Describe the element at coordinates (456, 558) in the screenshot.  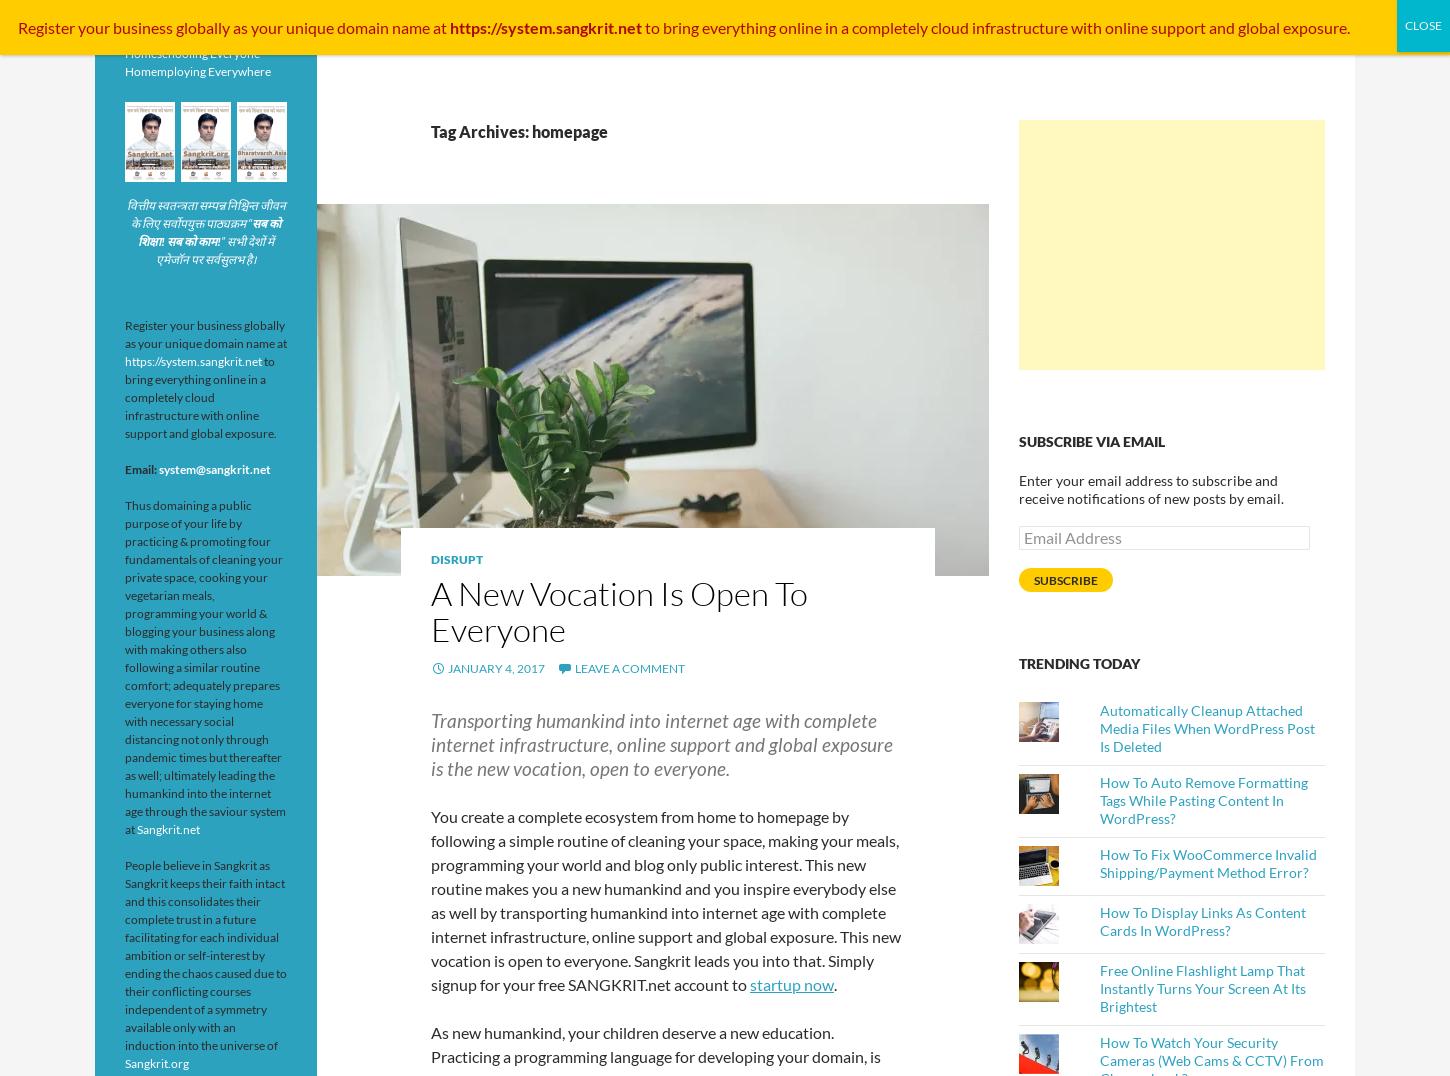
I see `'Disrupt'` at that location.